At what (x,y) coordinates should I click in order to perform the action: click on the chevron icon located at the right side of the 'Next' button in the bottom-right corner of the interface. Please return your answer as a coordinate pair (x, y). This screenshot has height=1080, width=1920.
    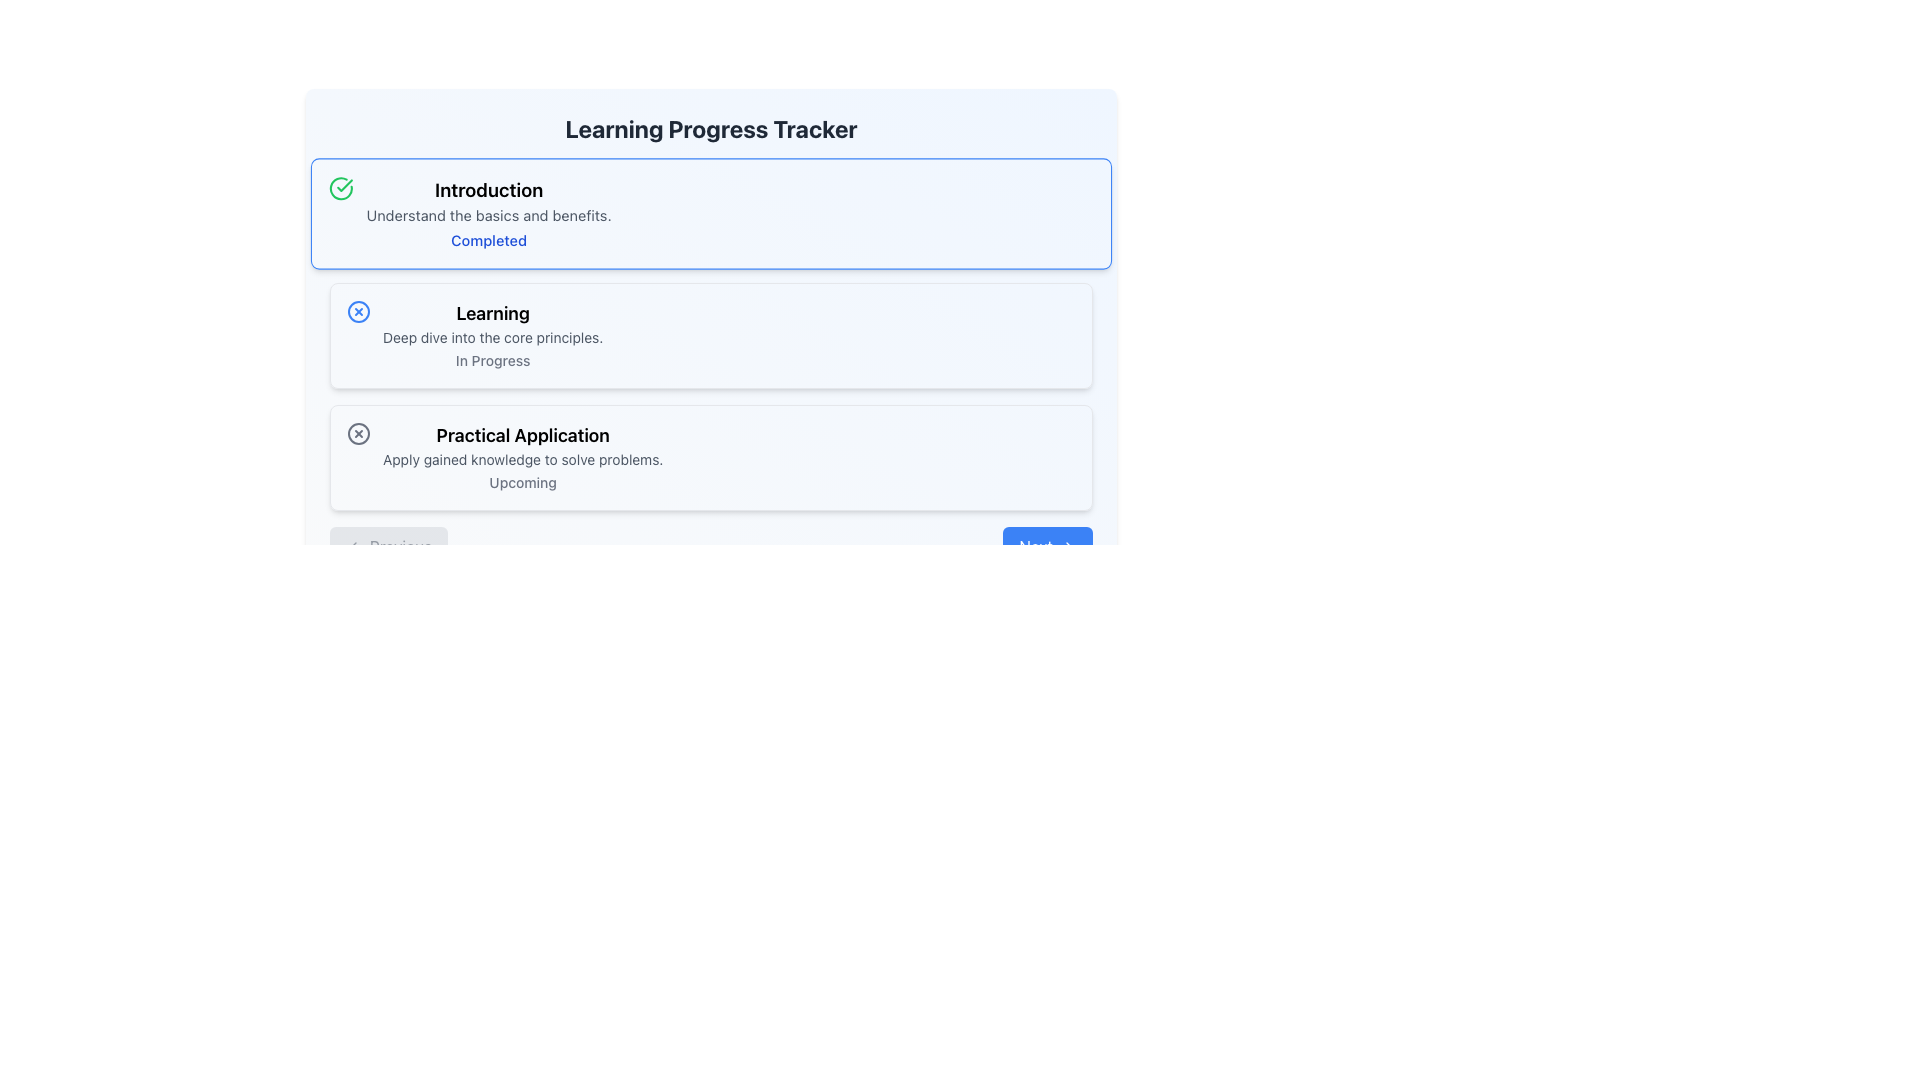
    Looking at the image, I should click on (1068, 547).